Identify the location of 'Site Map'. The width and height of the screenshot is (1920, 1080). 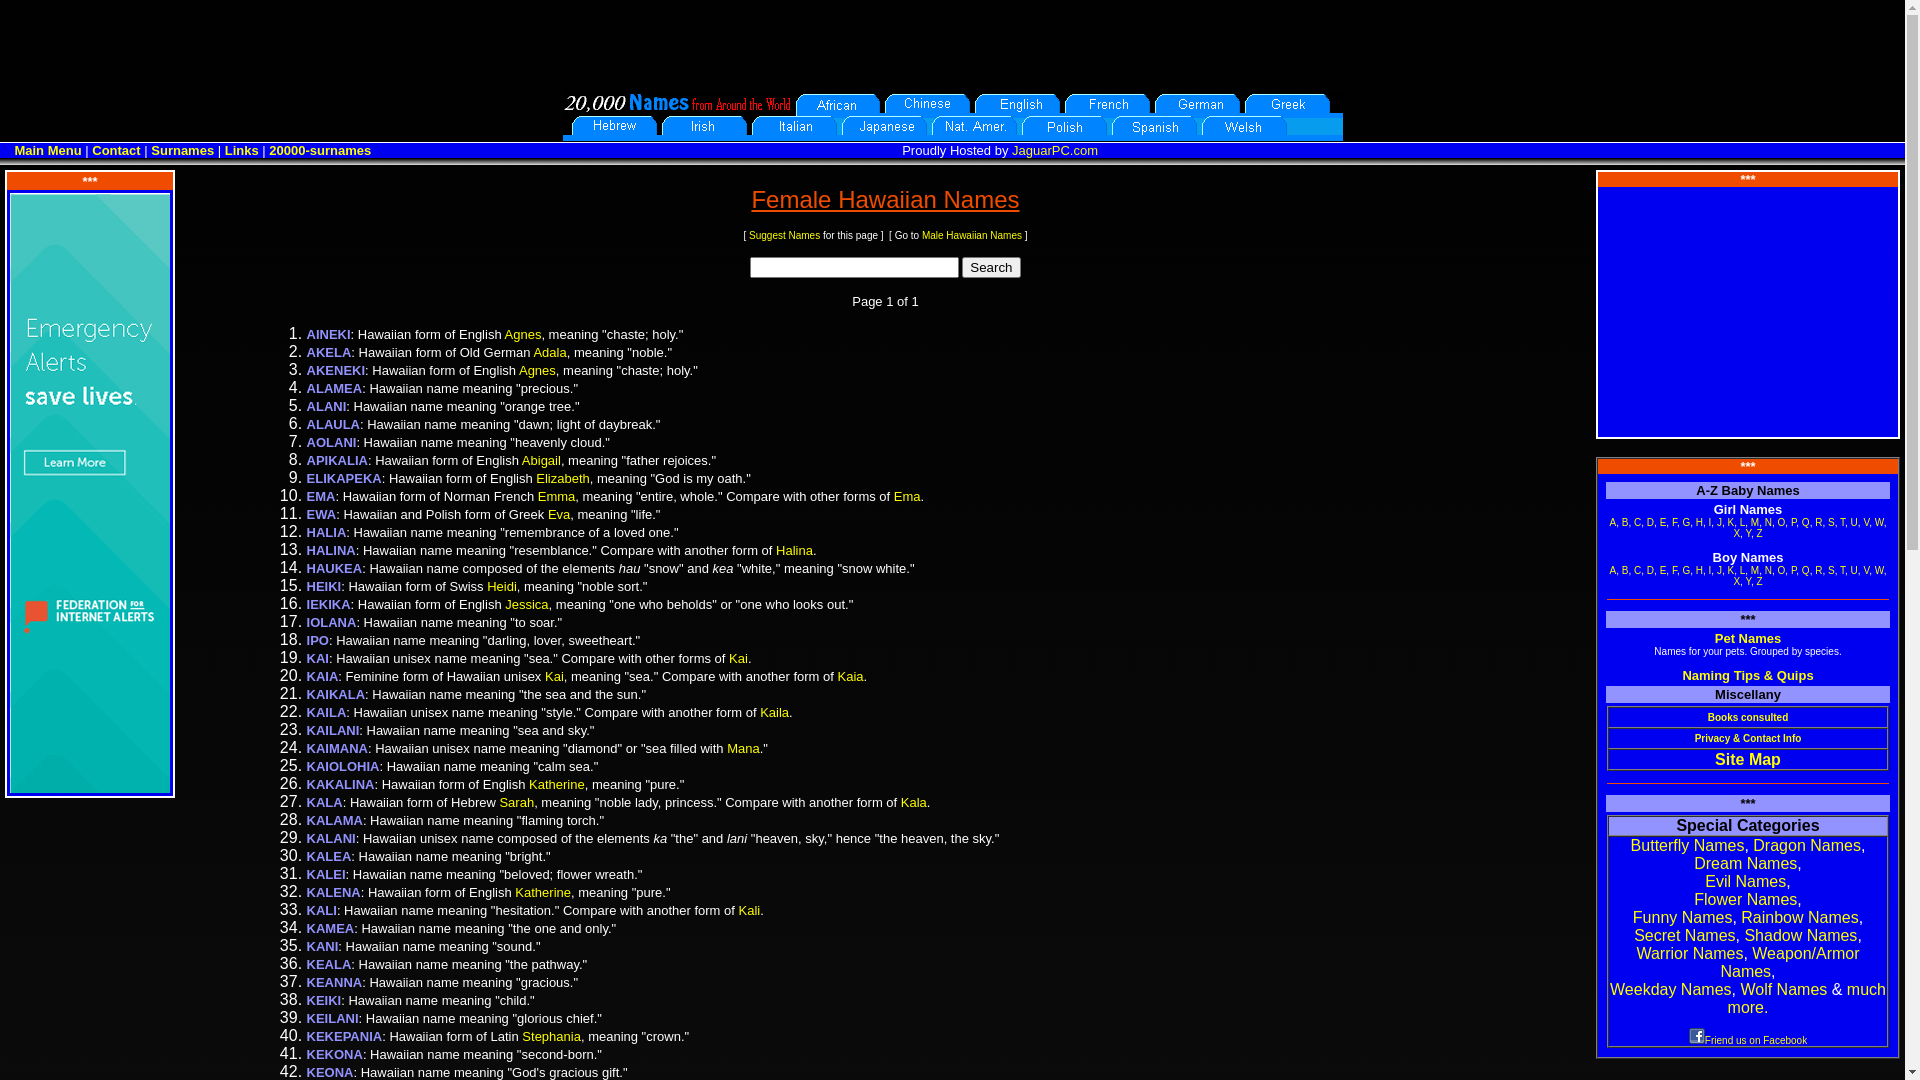
(1746, 758).